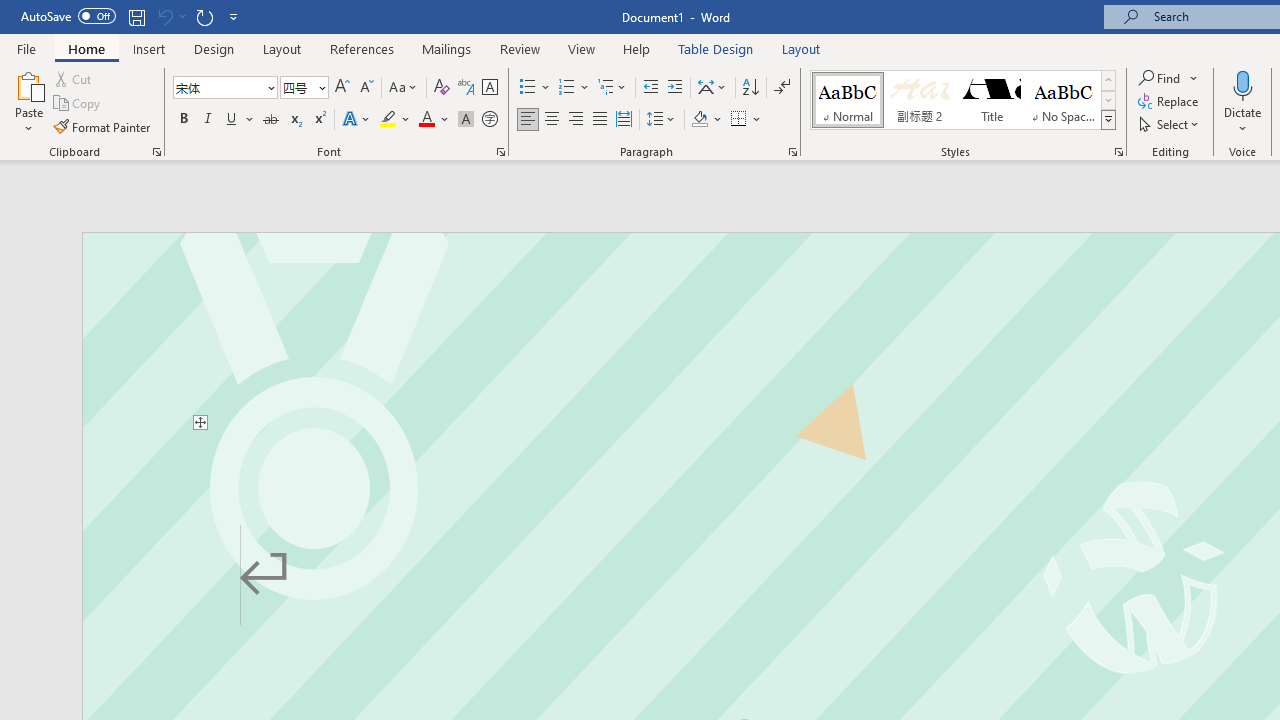 The height and width of the screenshot is (720, 1280). What do you see at coordinates (489, 119) in the screenshot?
I see `'Enclose Characters...'` at bounding box center [489, 119].